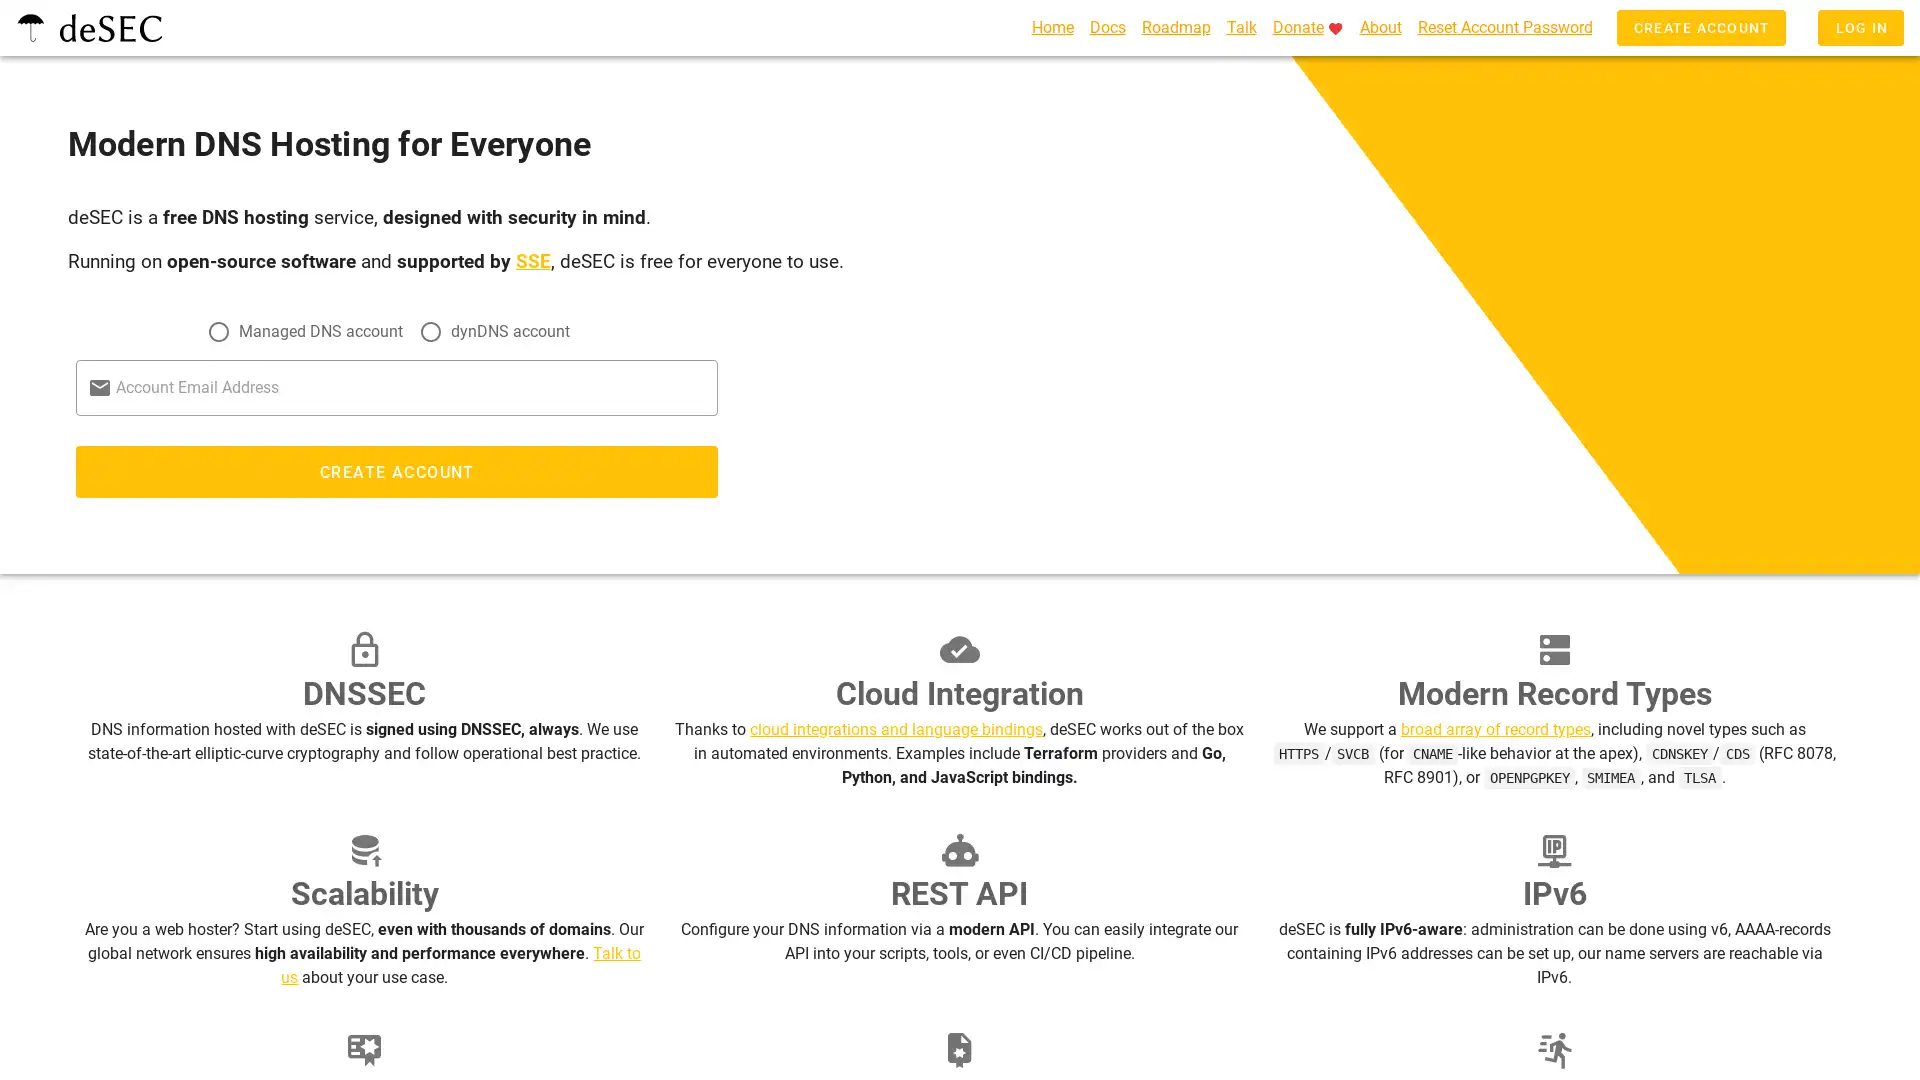 Image resolution: width=1920 pixels, height=1080 pixels. Describe the element at coordinates (395, 479) in the screenshot. I see `CREATE ACCOUNT` at that location.